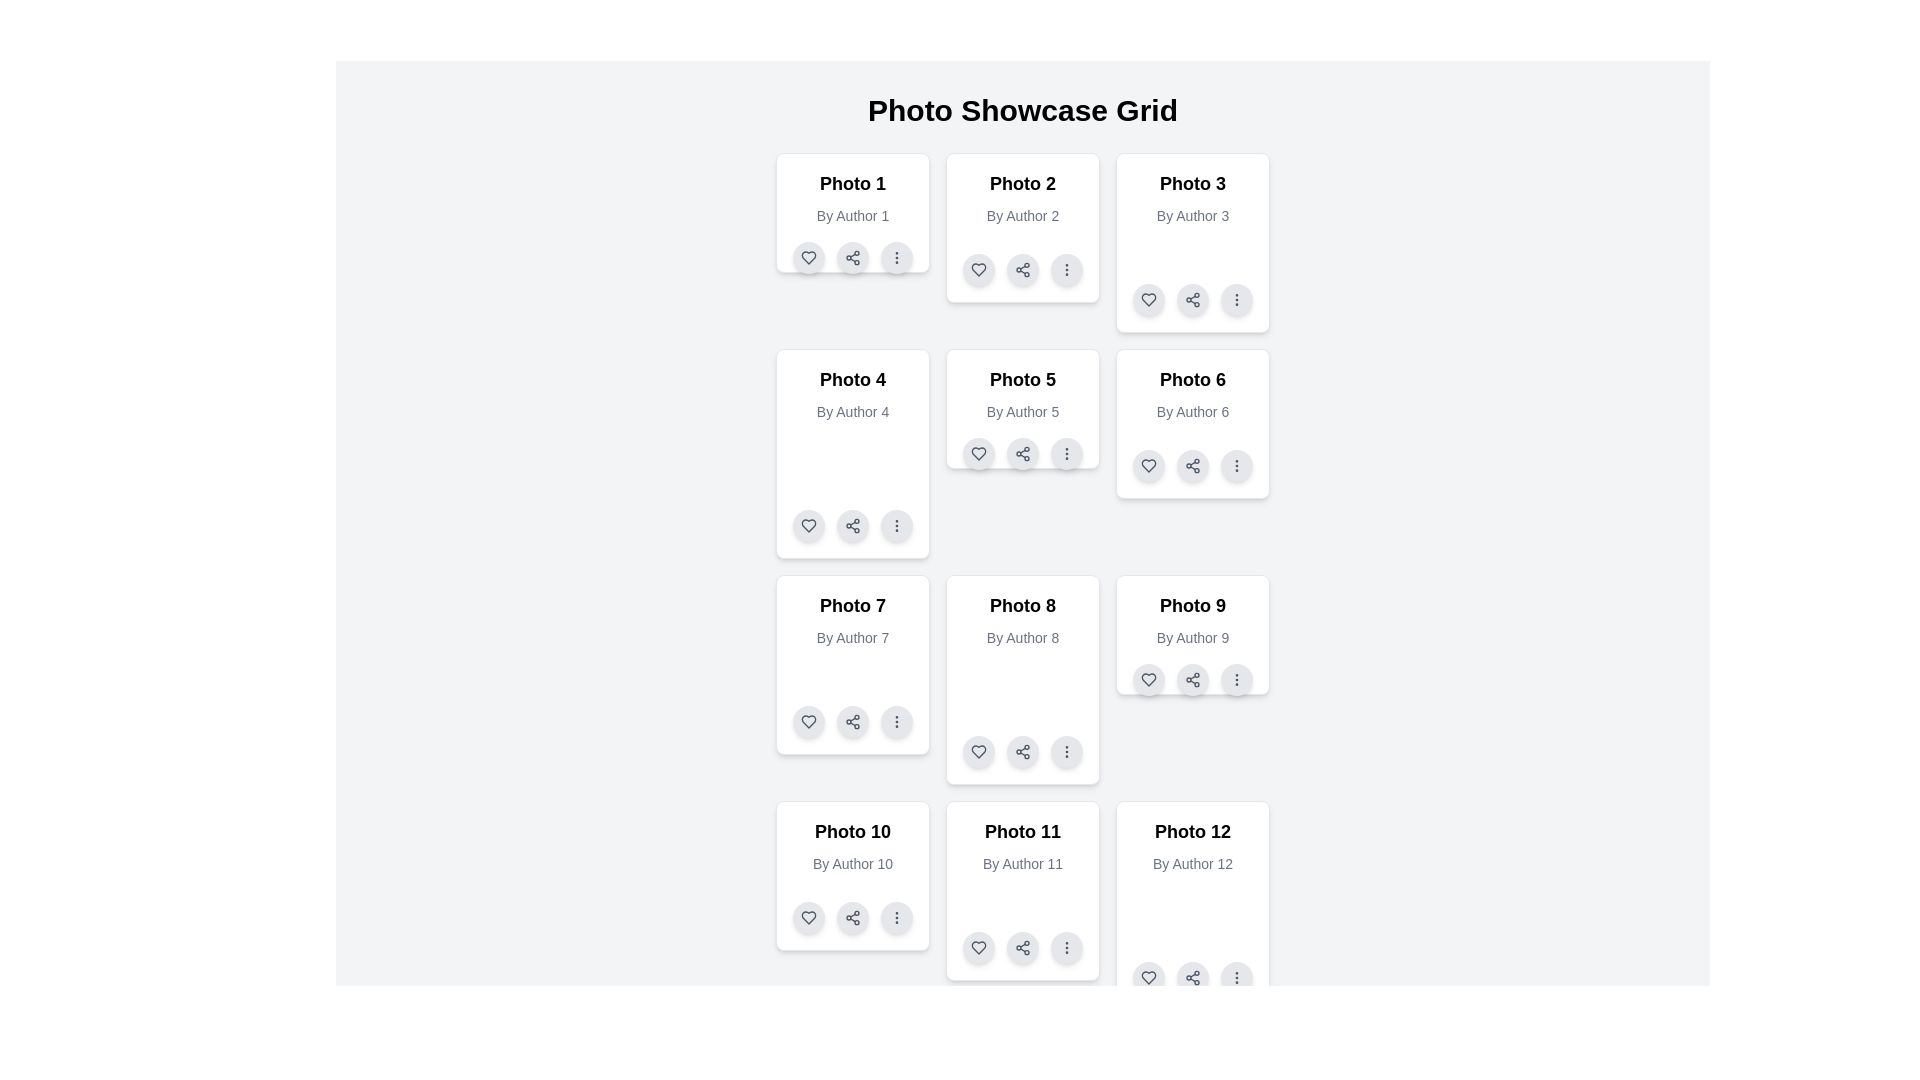 The width and height of the screenshot is (1920, 1080). Describe the element at coordinates (853, 524) in the screenshot. I see `the center of the 'share' icon located within the circular button at the bottom-center of the 'Photo 4' card` at that location.